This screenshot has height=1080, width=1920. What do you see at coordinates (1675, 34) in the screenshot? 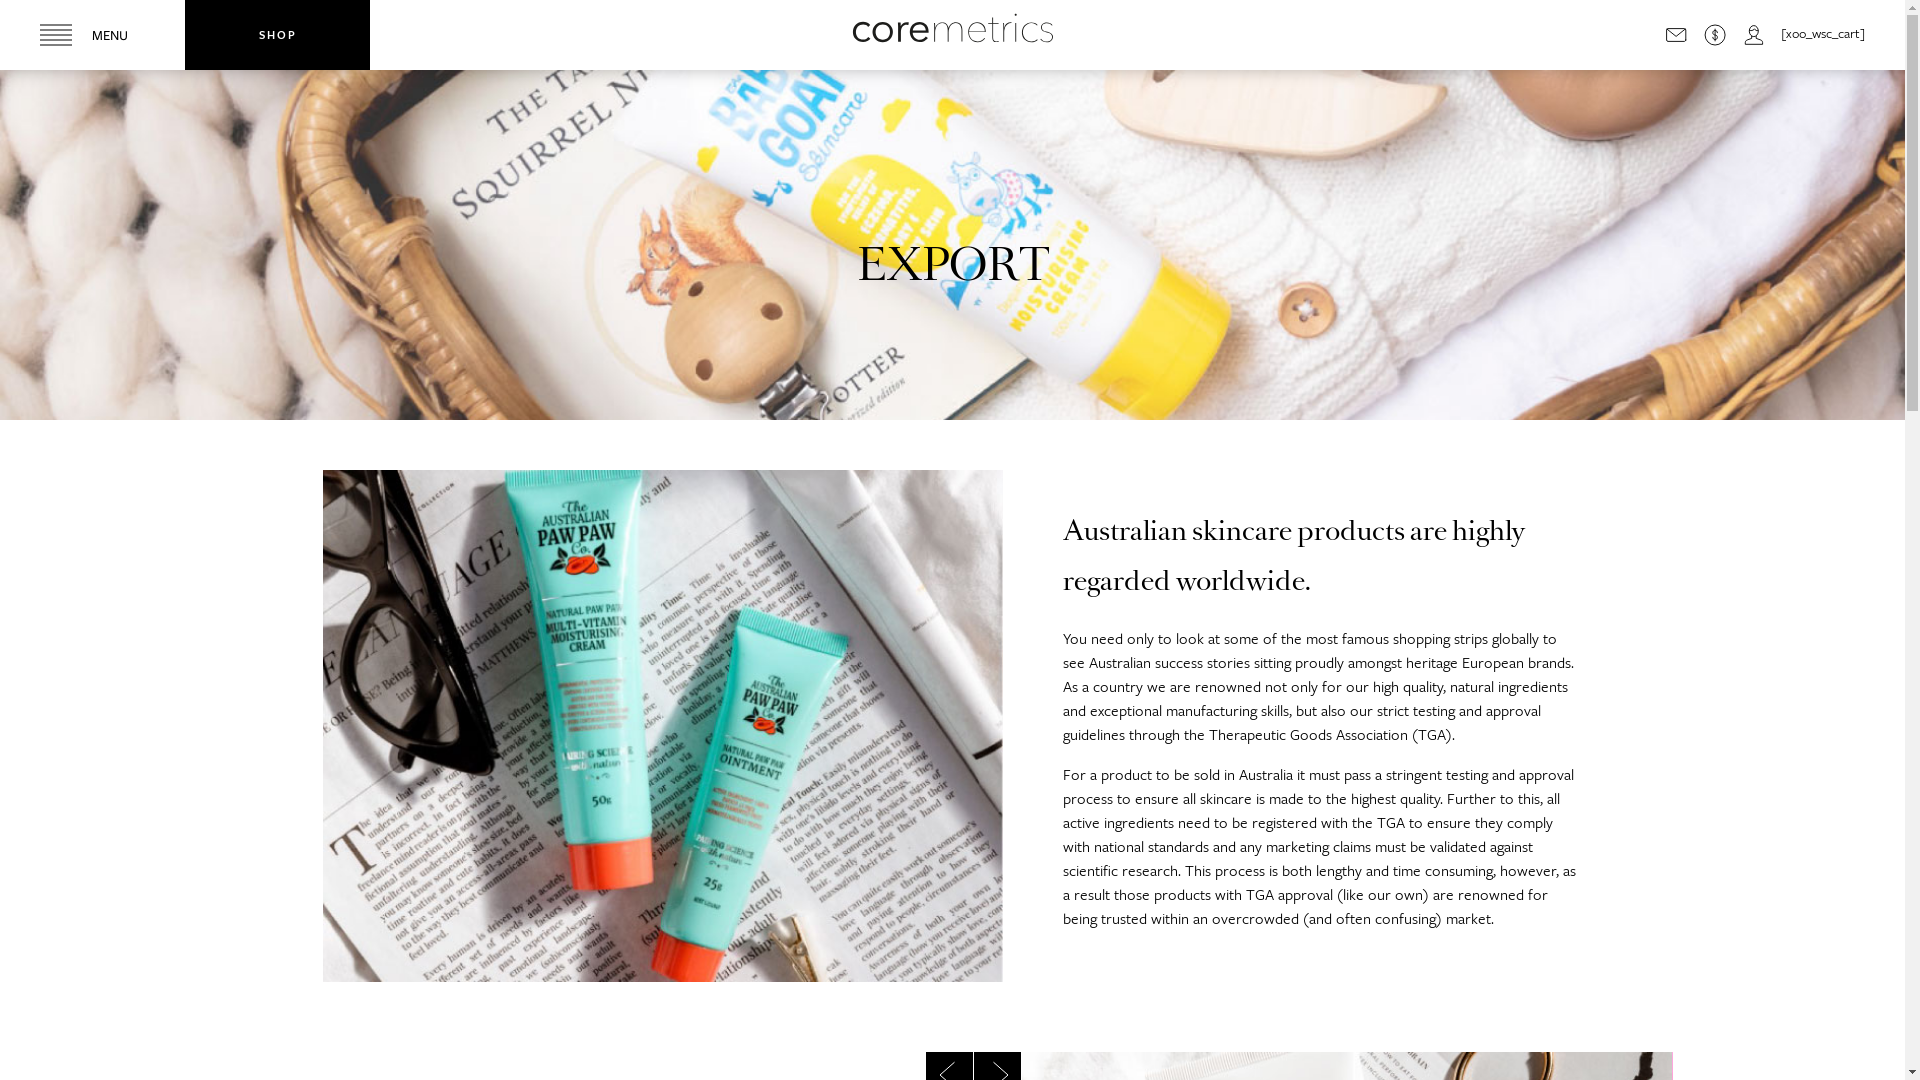
I see `'Contact'` at bounding box center [1675, 34].